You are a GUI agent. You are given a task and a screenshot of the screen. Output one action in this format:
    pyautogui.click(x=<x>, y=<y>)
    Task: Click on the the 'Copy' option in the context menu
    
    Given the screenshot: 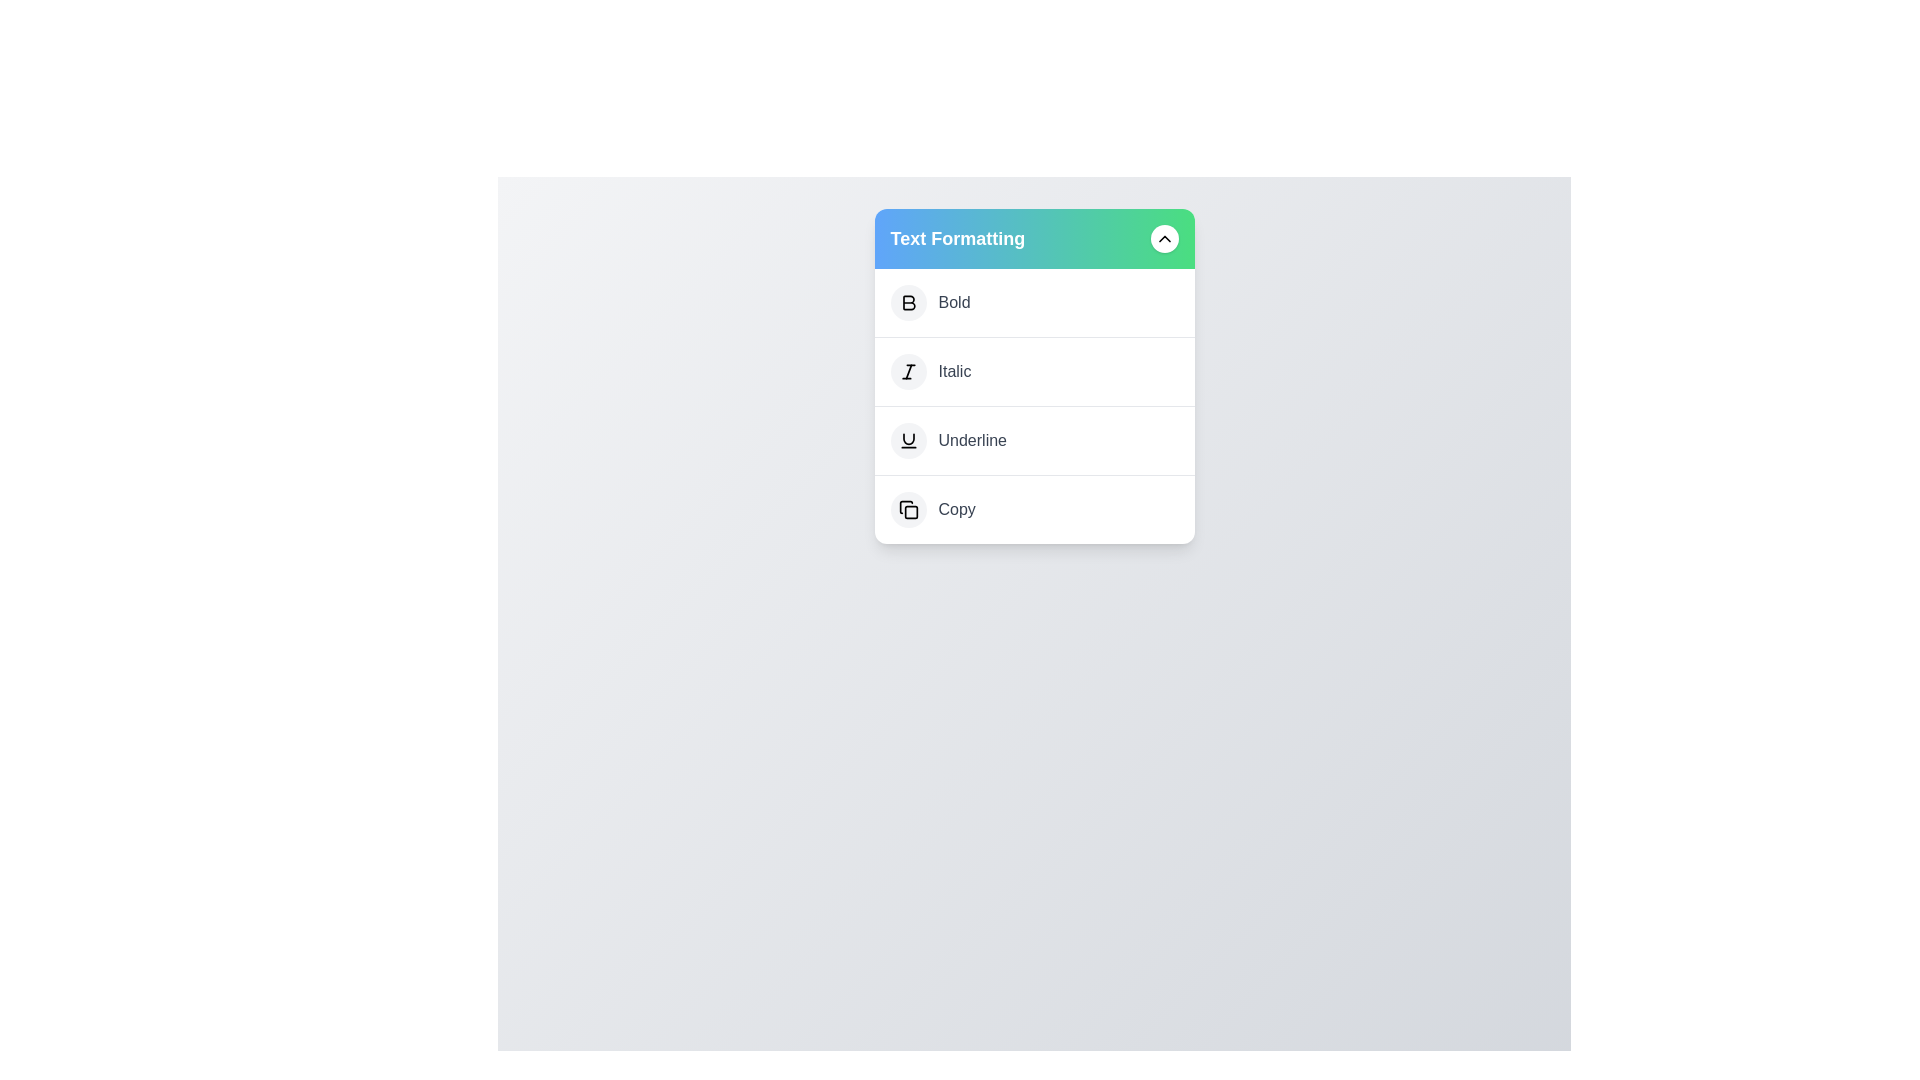 What is the action you would take?
    pyautogui.click(x=1034, y=508)
    